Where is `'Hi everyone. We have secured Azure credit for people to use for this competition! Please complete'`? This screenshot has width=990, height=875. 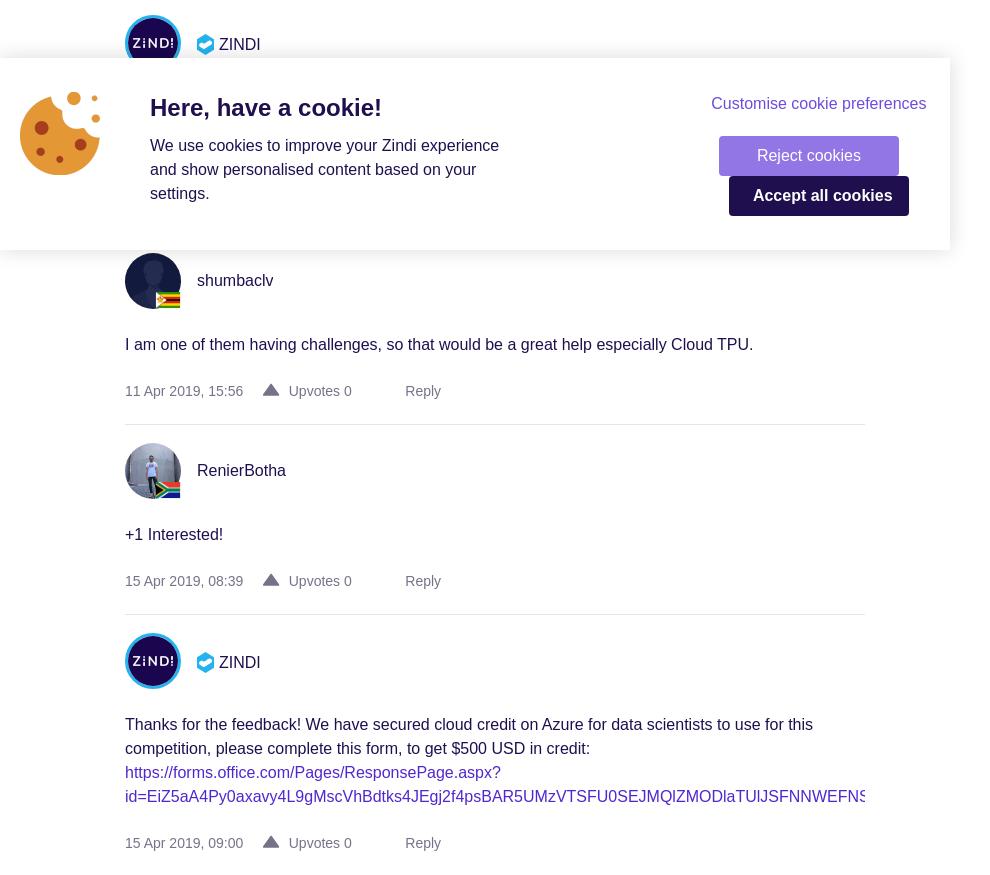 'Hi everyone. We have secured Azure credit for people to use for this competition! Please complete' is located at coordinates (124, 106).